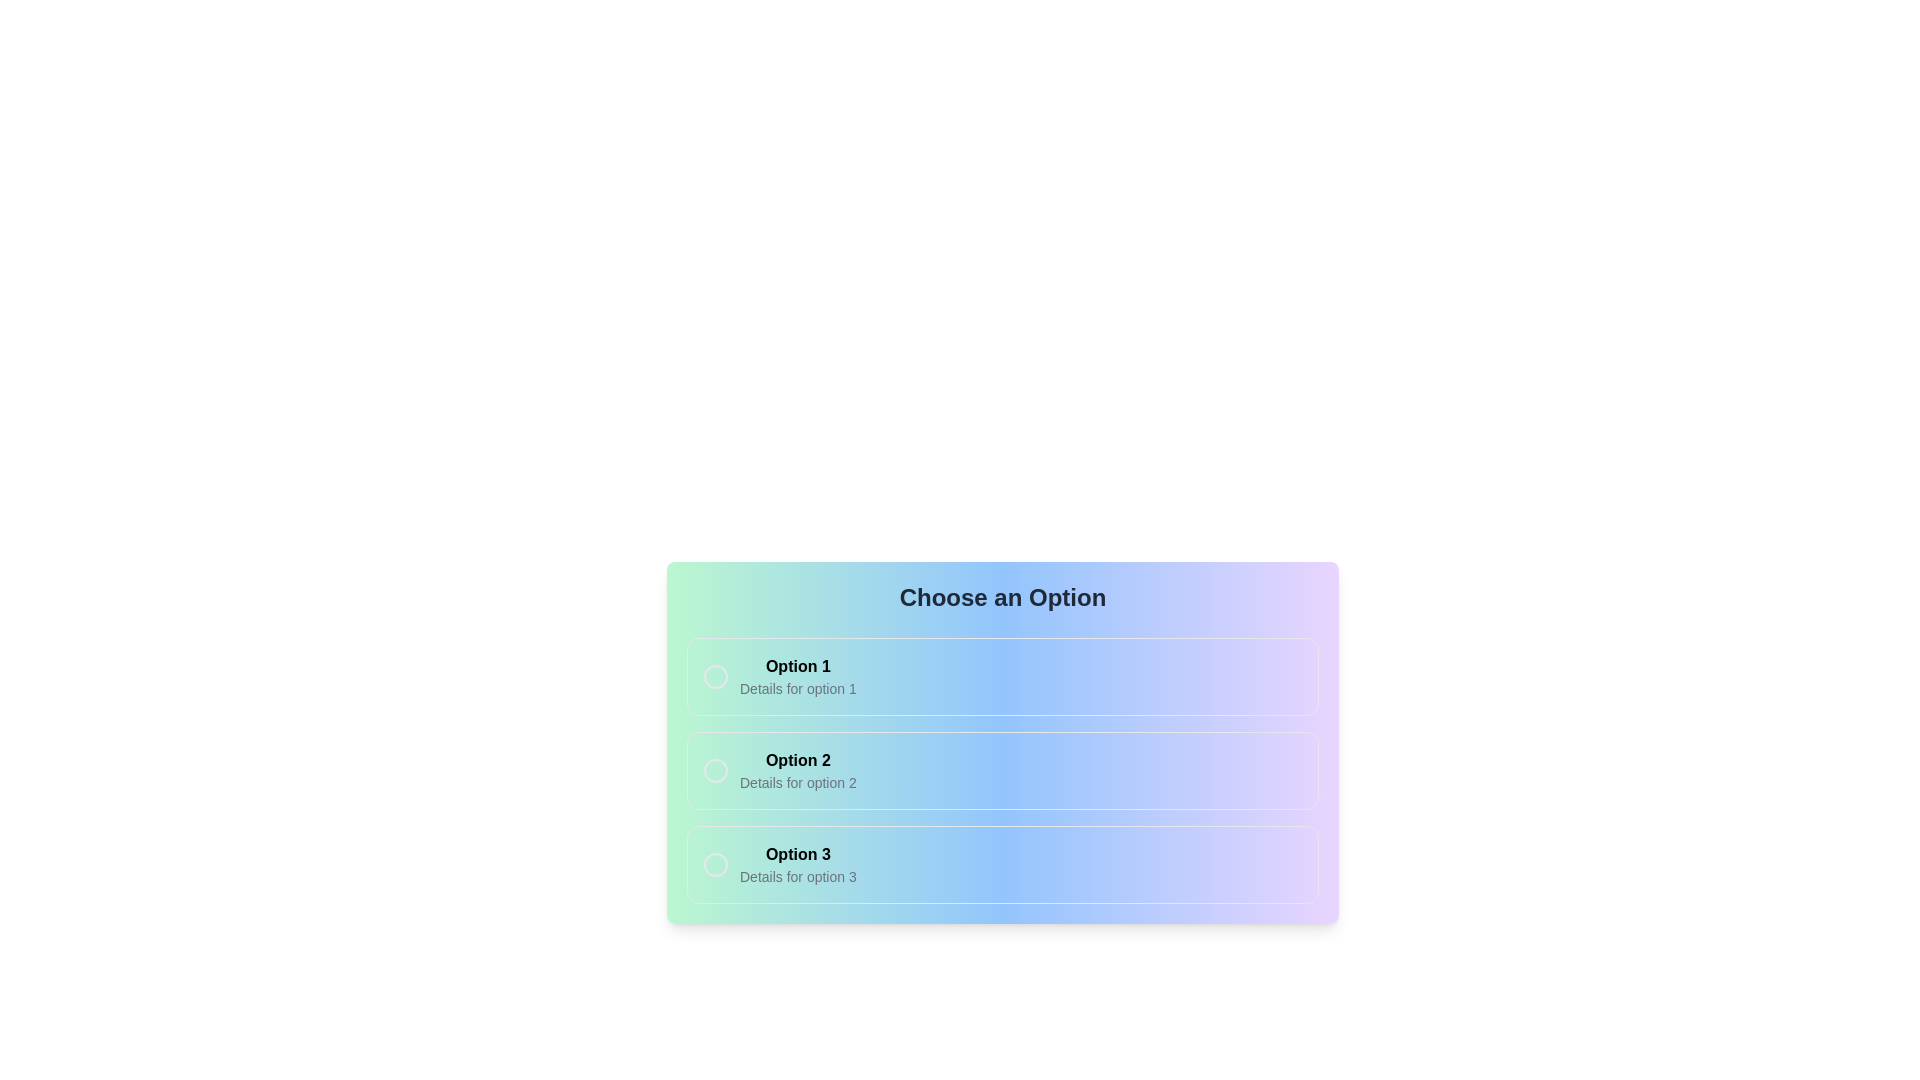 The width and height of the screenshot is (1920, 1080). I want to click on the second selectable option in the list located below the header 'Choose an Option' to highlight it, so click(1003, 770).